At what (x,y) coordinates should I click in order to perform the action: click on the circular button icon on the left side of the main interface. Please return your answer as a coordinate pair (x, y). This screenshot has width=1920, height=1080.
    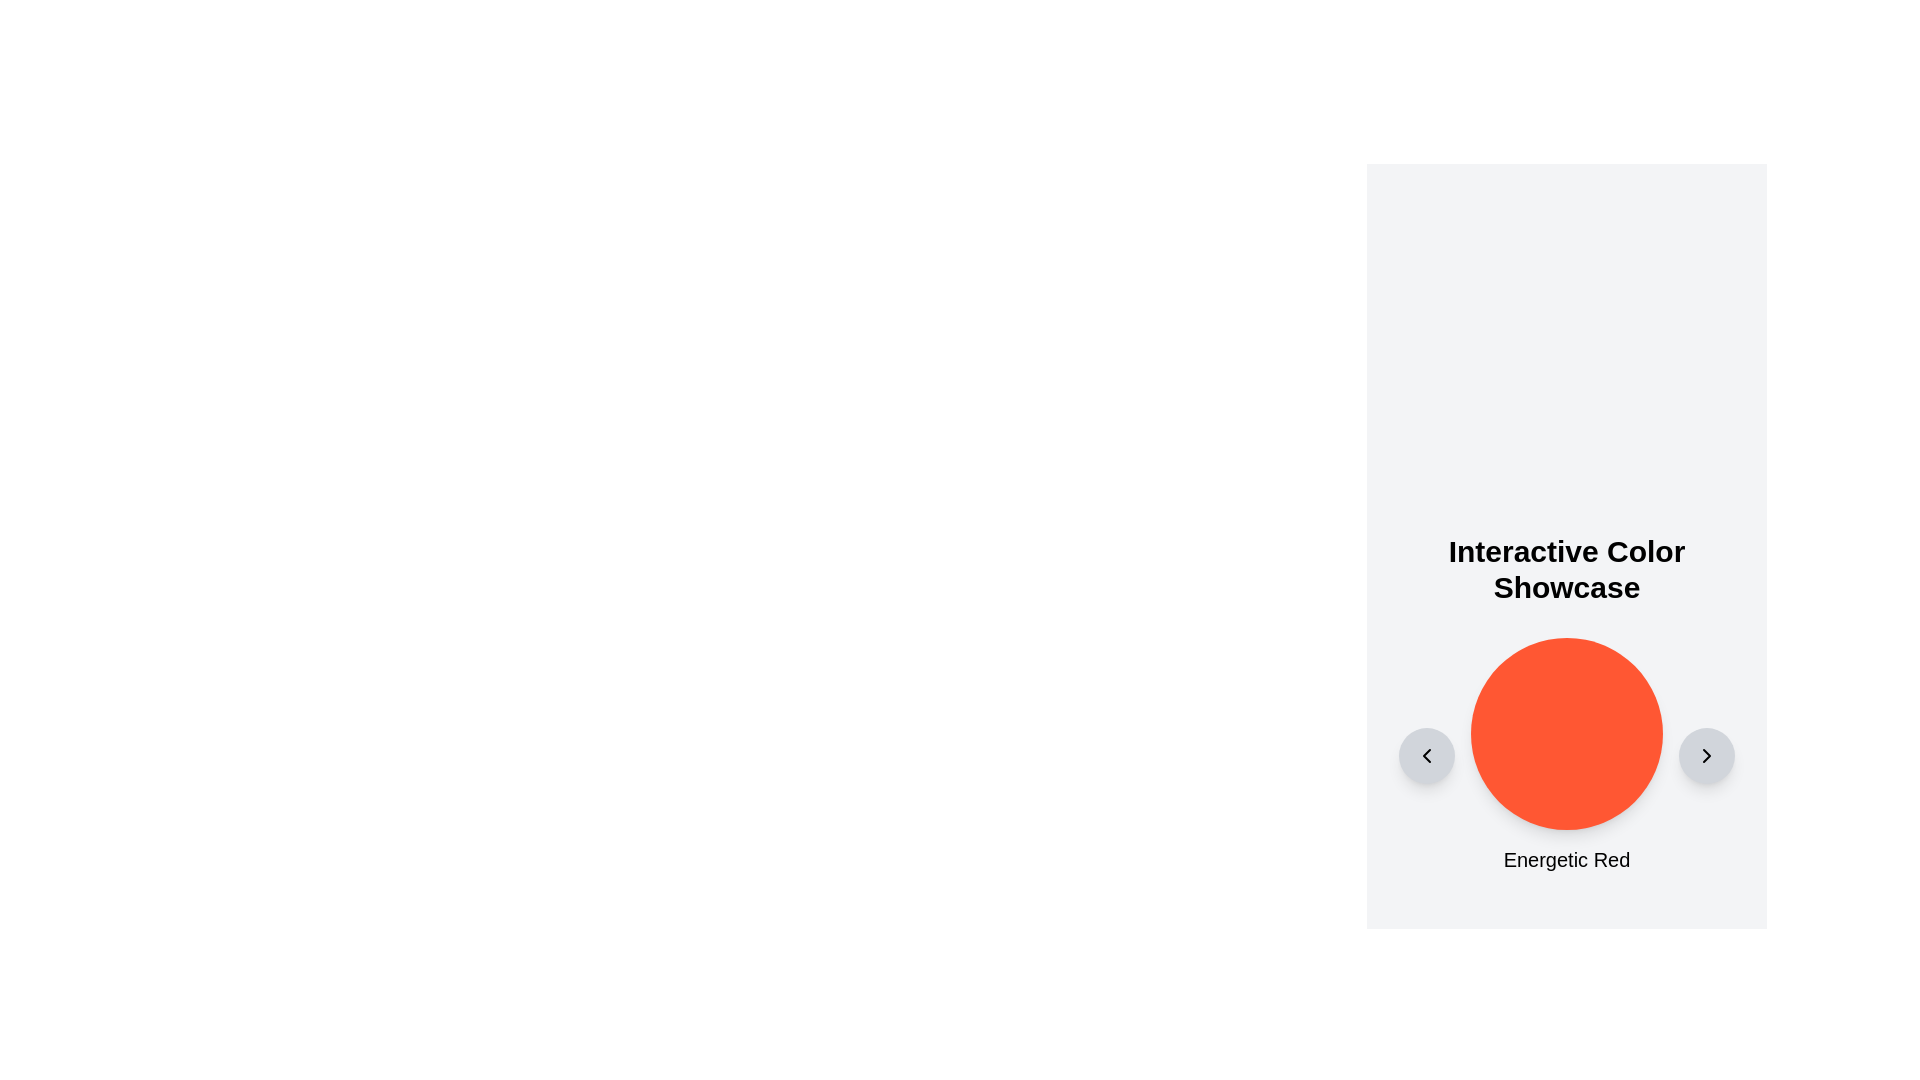
    Looking at the image, I should click on (1425, 756).